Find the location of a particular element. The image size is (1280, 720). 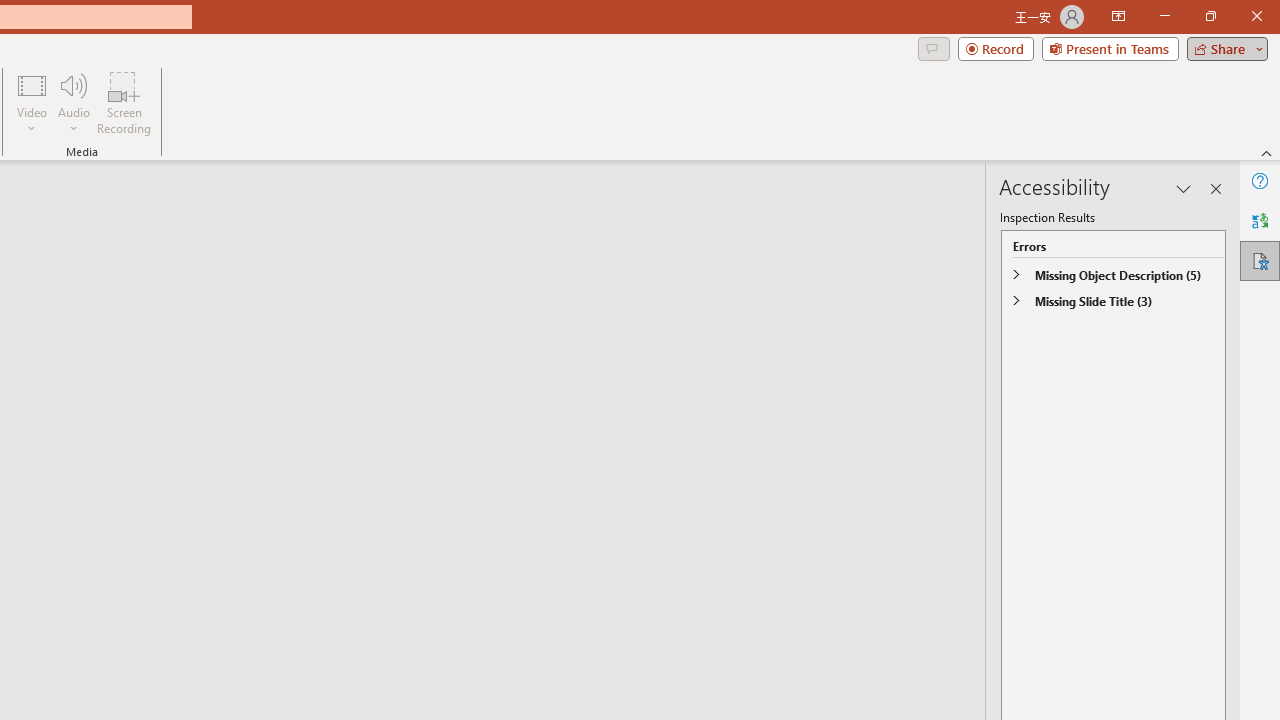

'Share' is located at coordinates (1222, 47).